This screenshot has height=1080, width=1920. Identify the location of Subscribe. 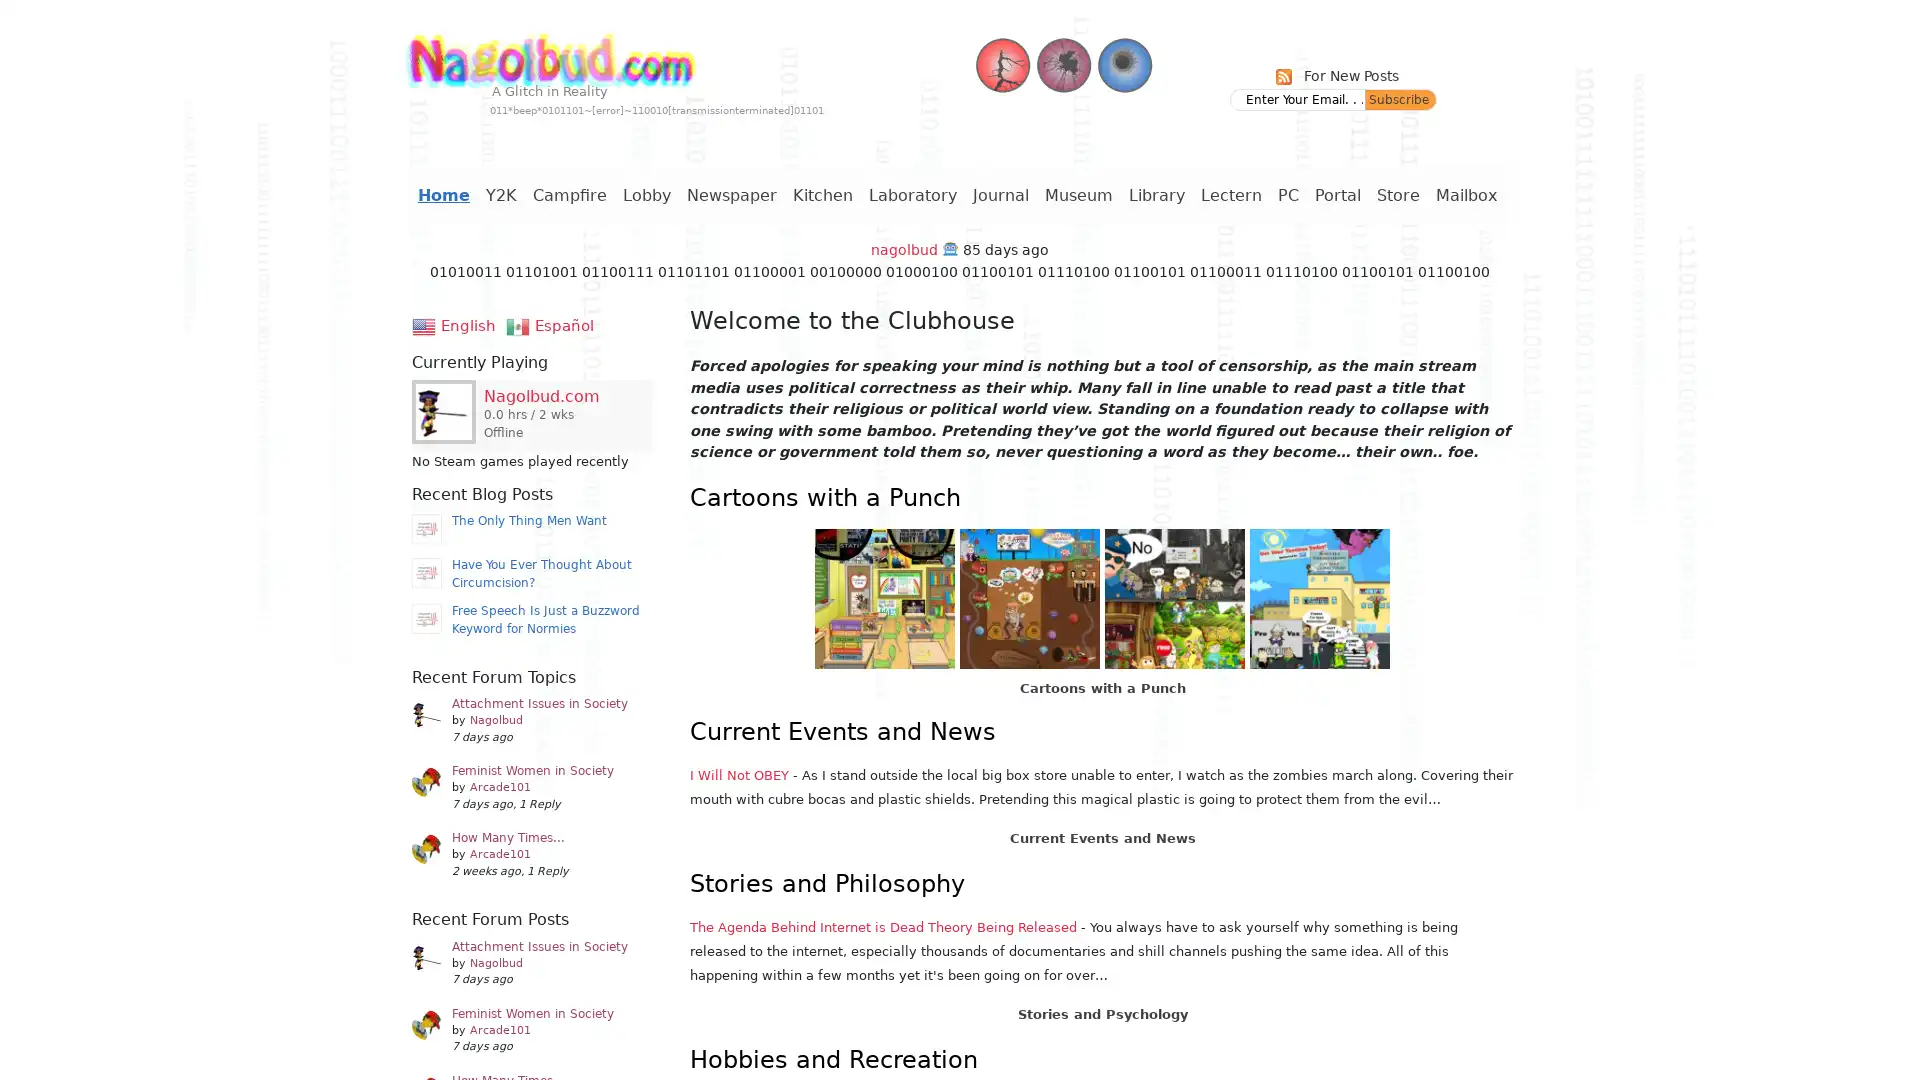
(1400, 100).